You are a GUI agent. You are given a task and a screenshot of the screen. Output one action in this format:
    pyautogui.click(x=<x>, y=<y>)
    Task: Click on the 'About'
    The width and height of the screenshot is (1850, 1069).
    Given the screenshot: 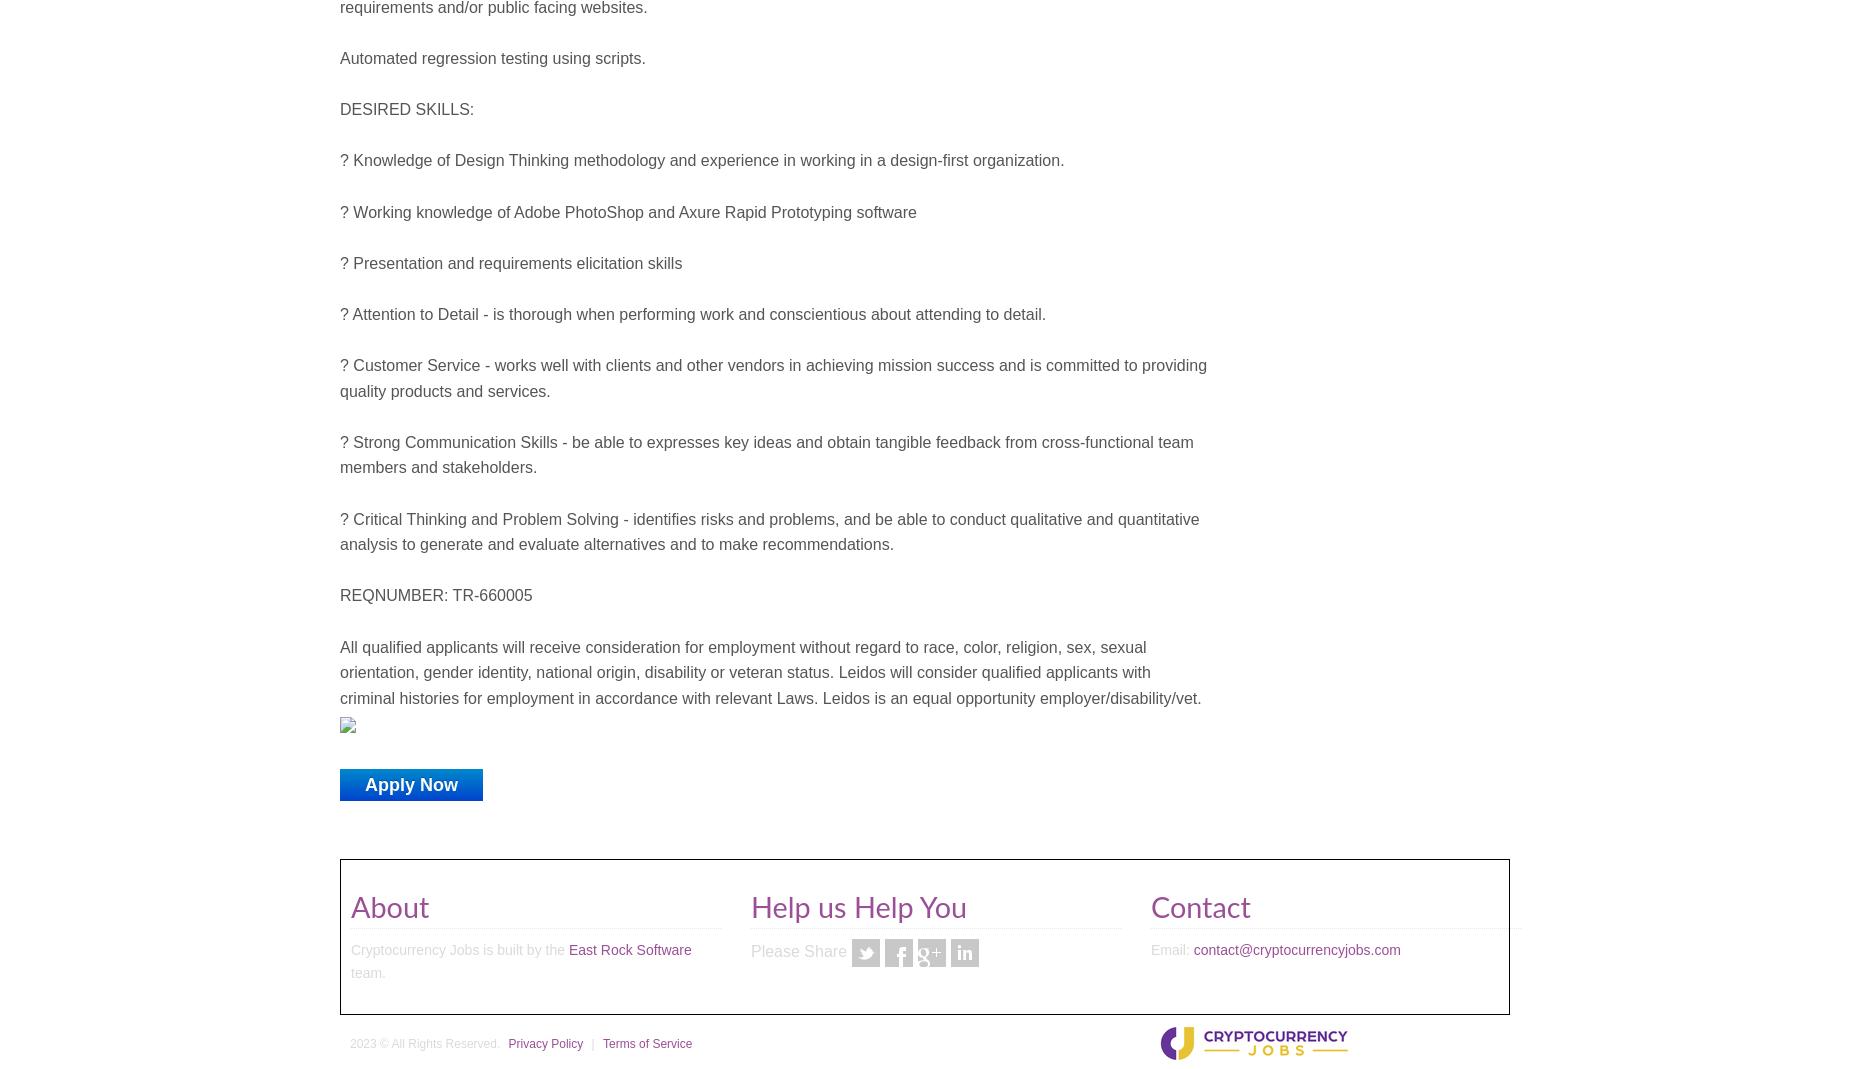 What is the action you would take?
    pyautogui.click(x=388, y=908)
    